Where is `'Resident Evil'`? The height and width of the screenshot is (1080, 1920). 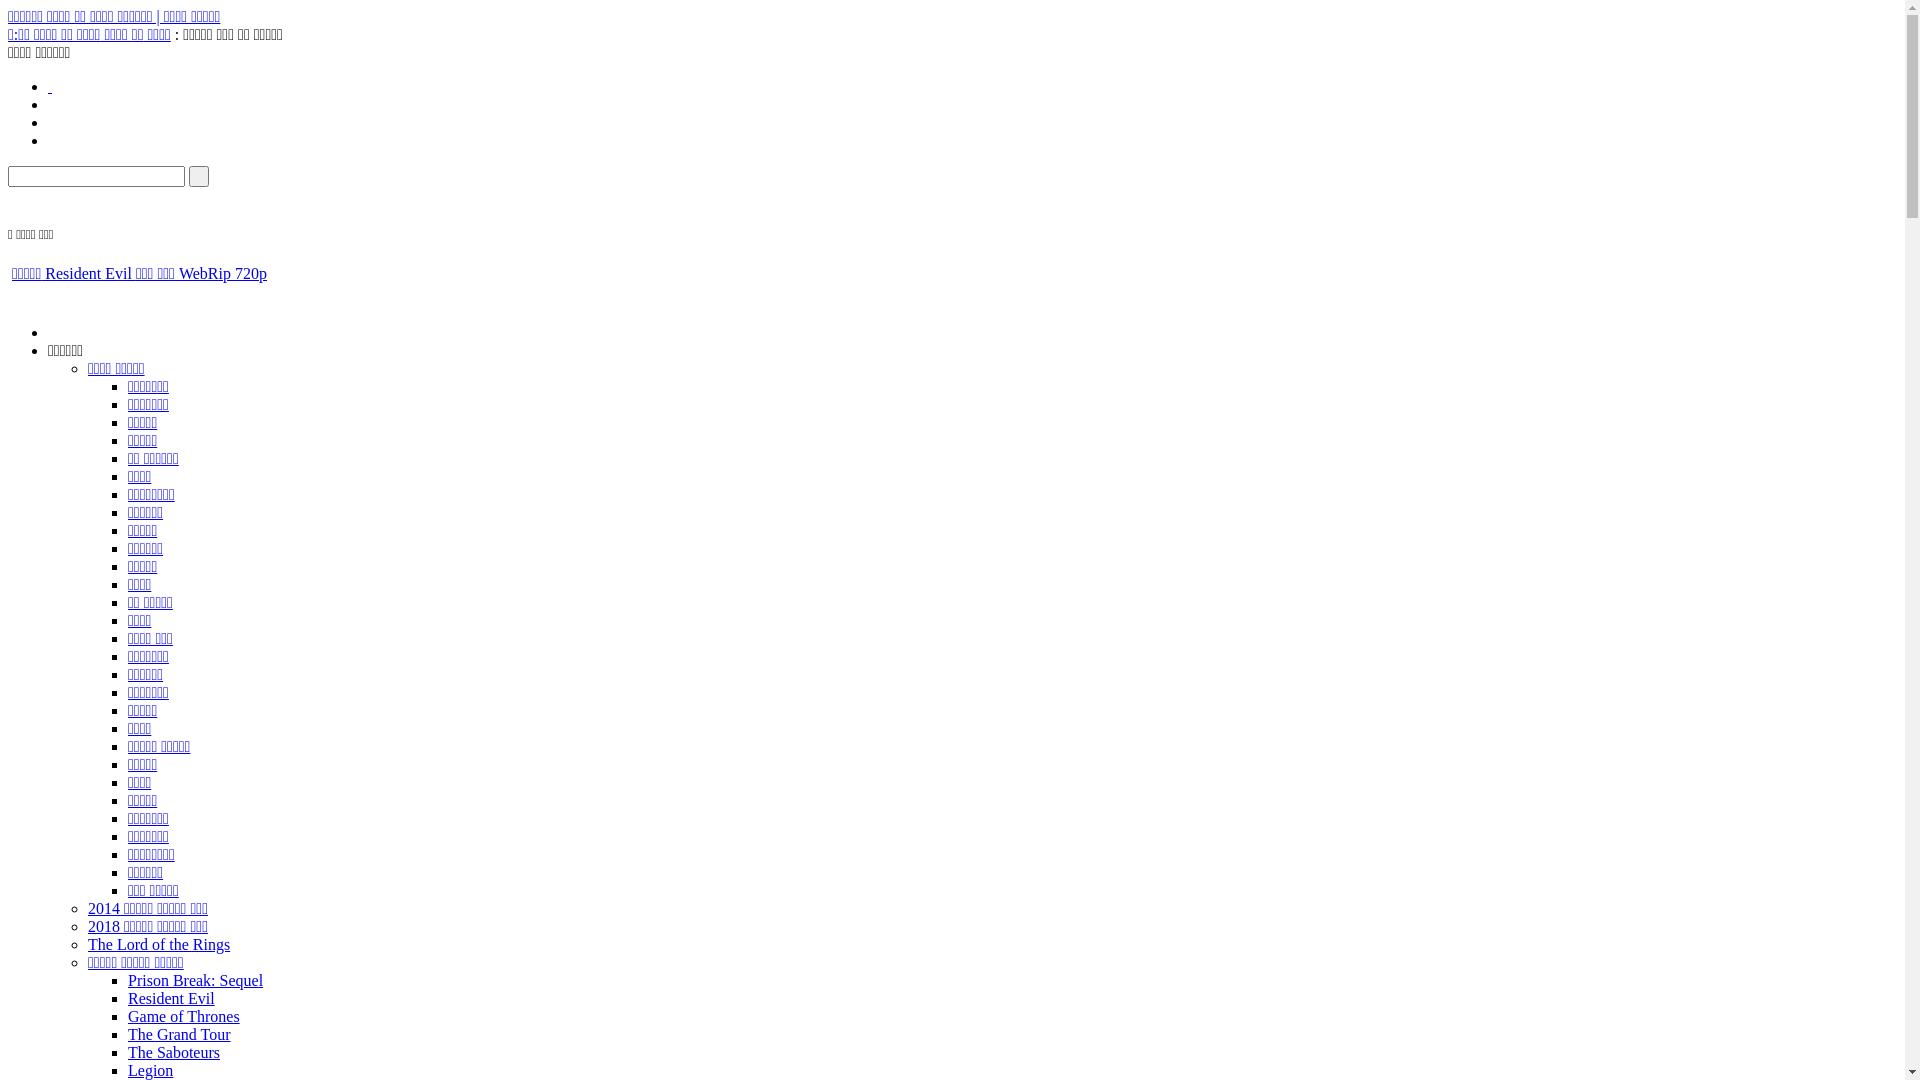
'Resident Evil' is located at coordinates (171, 998).